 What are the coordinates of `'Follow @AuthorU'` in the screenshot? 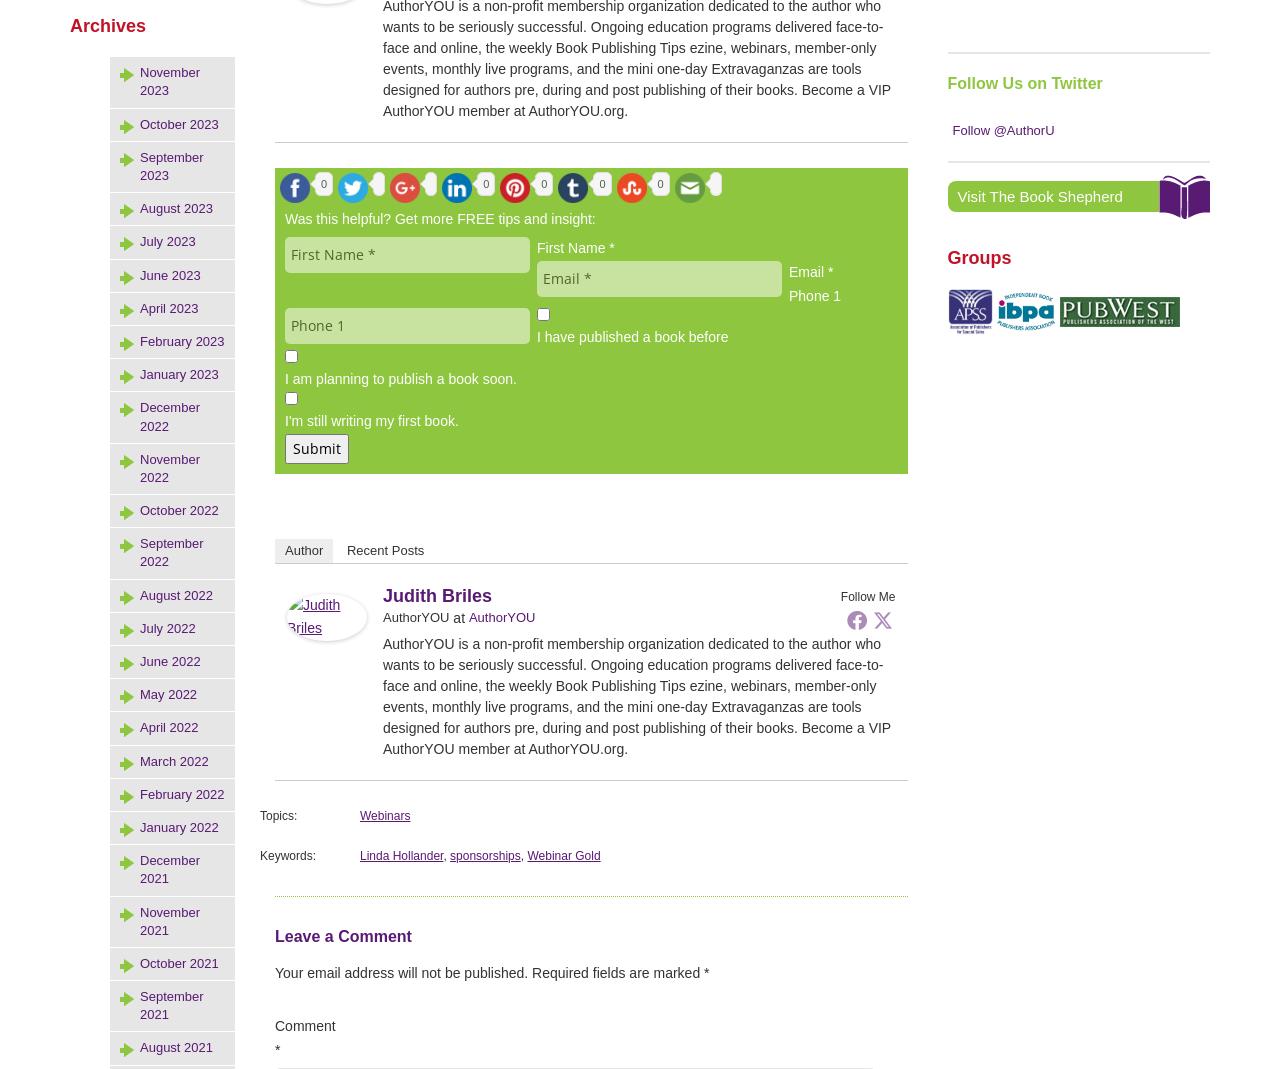 It's located at (951, 130).